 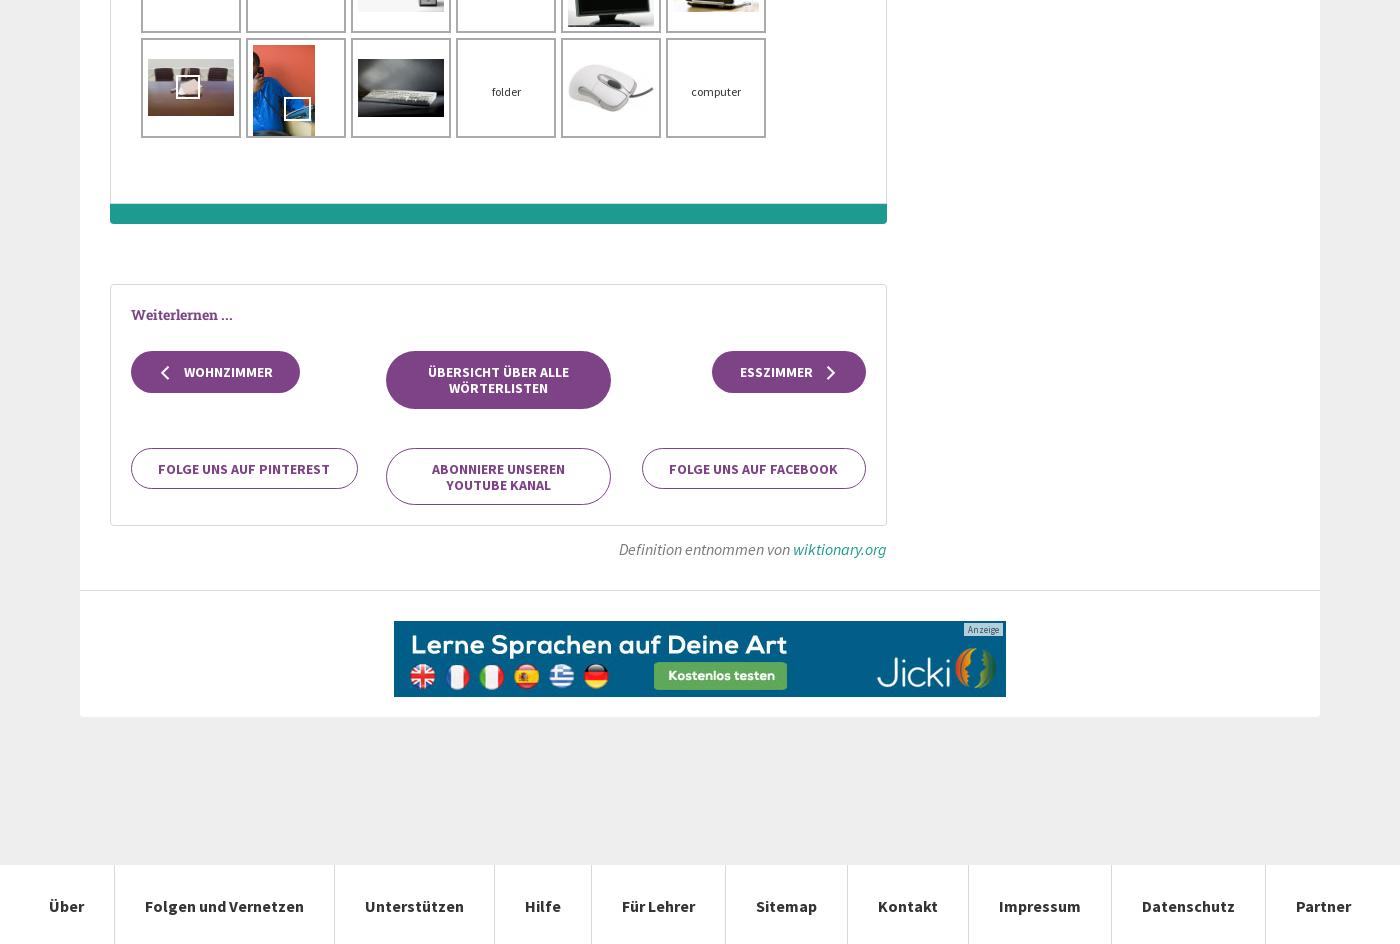 I want to click on 'Folgen und Vernetzen', so click(x=145, y=904).